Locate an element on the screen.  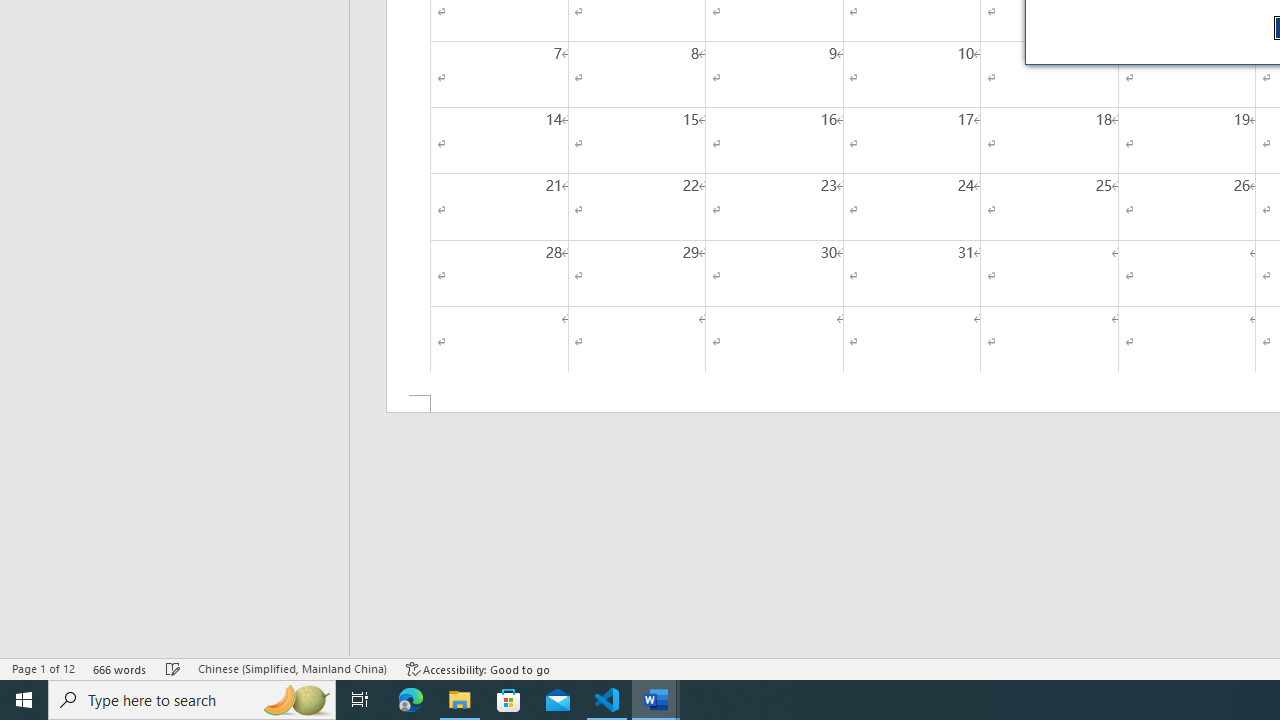
'Visual Studio Code - 1 running window' is located at coordinates (606, 698).